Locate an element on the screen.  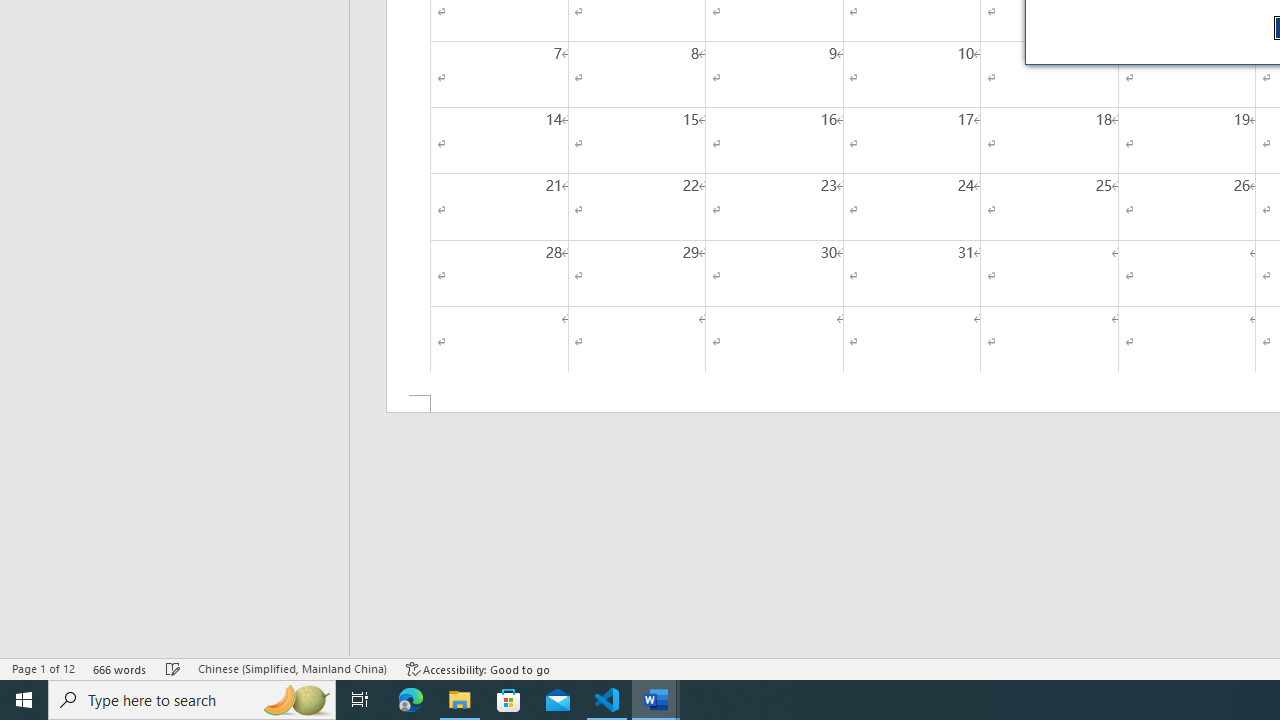
'Visual Studio Code - 1 running window' is located at coordinates (606, 698).